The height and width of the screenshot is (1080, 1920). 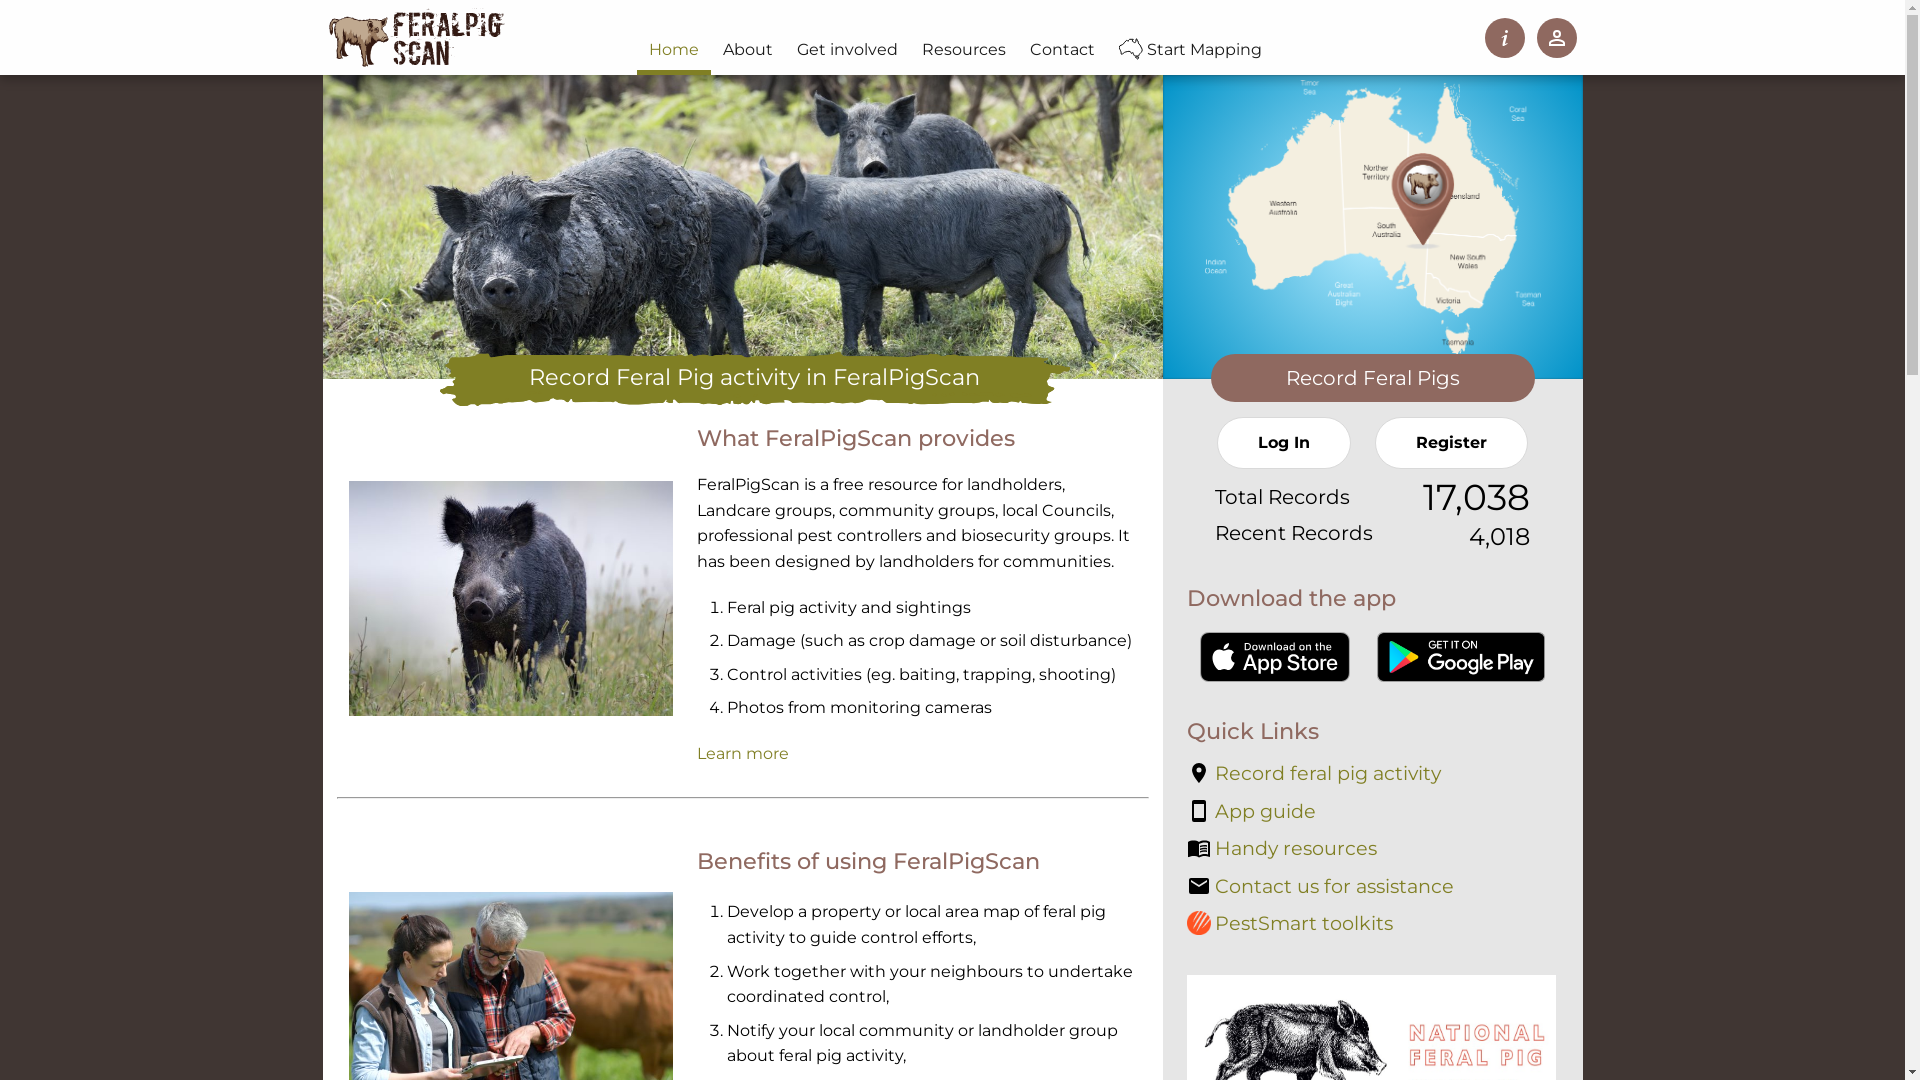 I want to click on 'Start Mapping', so click(x=1196, y=49).